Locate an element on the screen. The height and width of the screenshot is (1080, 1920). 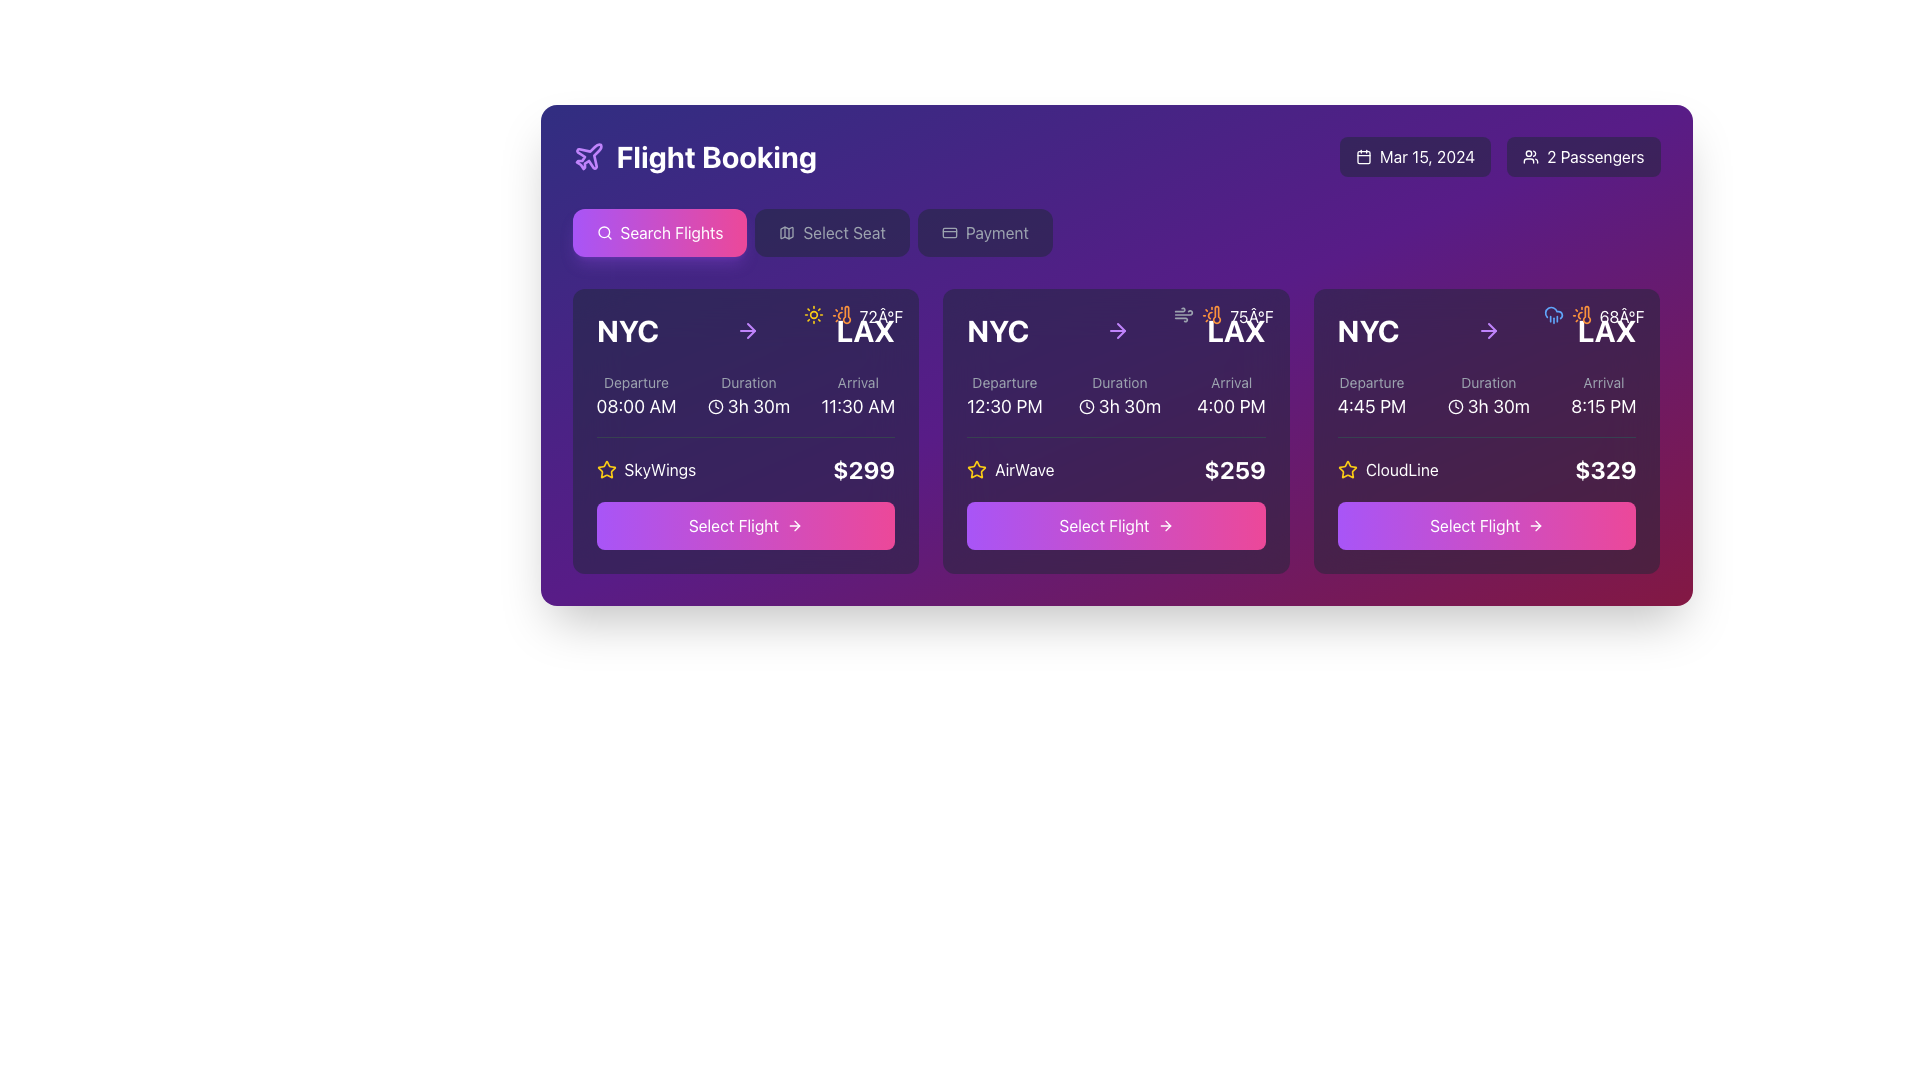
the airplane-shaped icon in the header section, which is styled in purple and located to the left of the 'Flight Booking' text is located at coordinates (587, 156).